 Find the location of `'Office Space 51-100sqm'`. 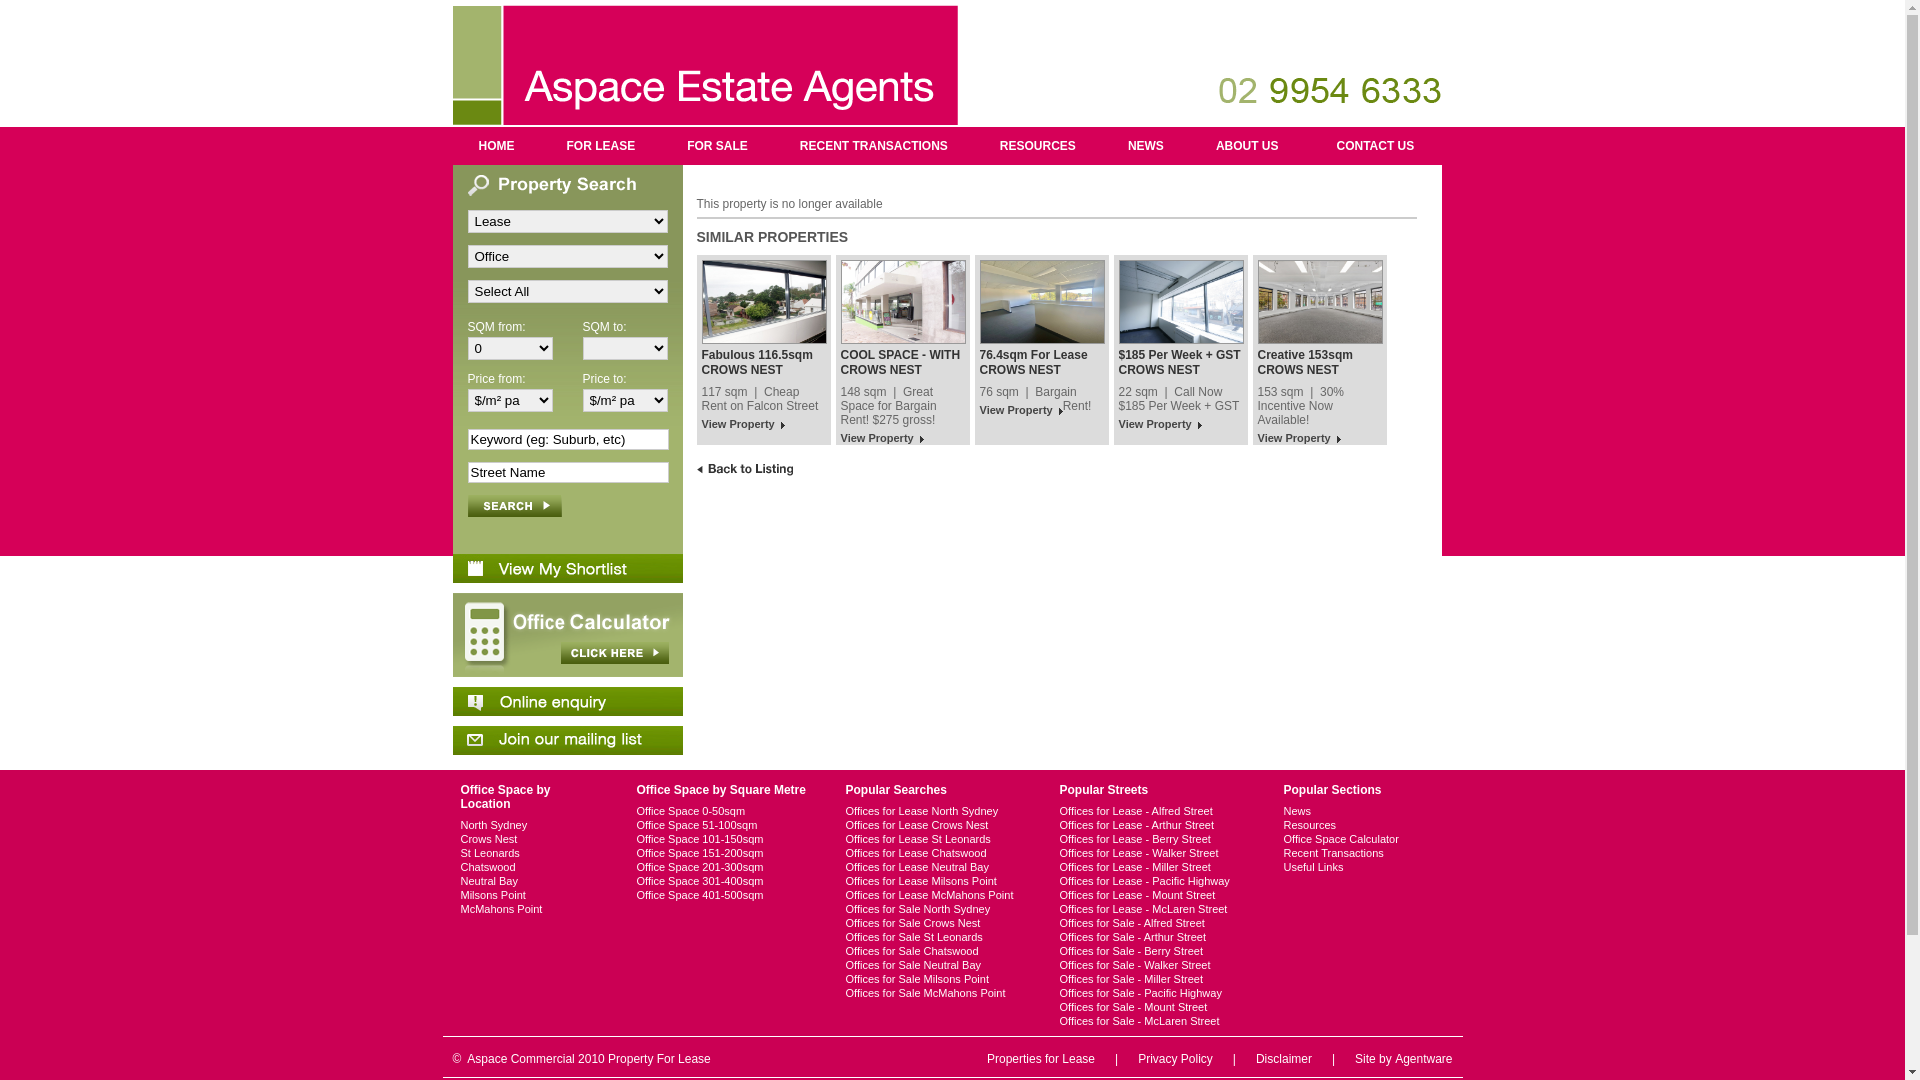

'Office Space 51-100sqm' is located at coordinates (722, 825).